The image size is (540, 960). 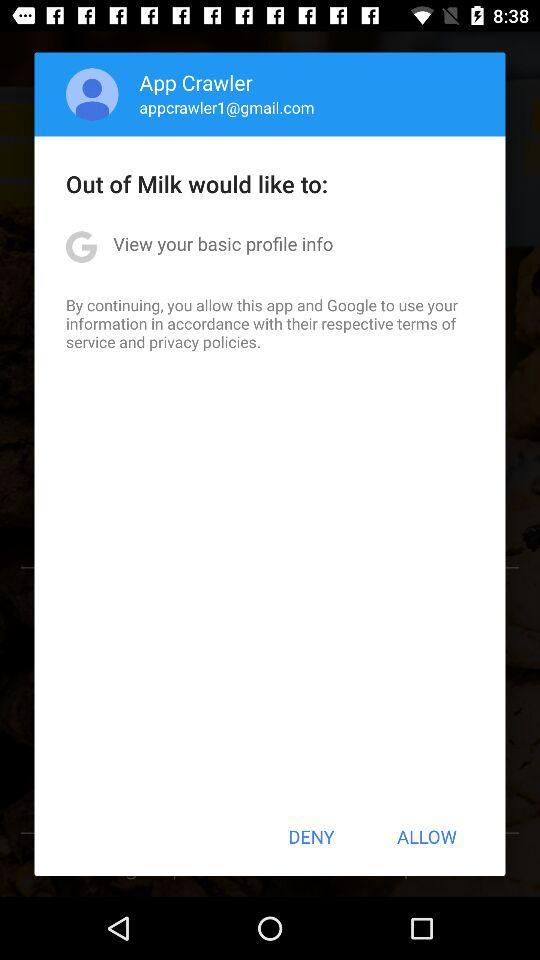 I want to click on icon above the out of milk app, so click(x=91, y=94).